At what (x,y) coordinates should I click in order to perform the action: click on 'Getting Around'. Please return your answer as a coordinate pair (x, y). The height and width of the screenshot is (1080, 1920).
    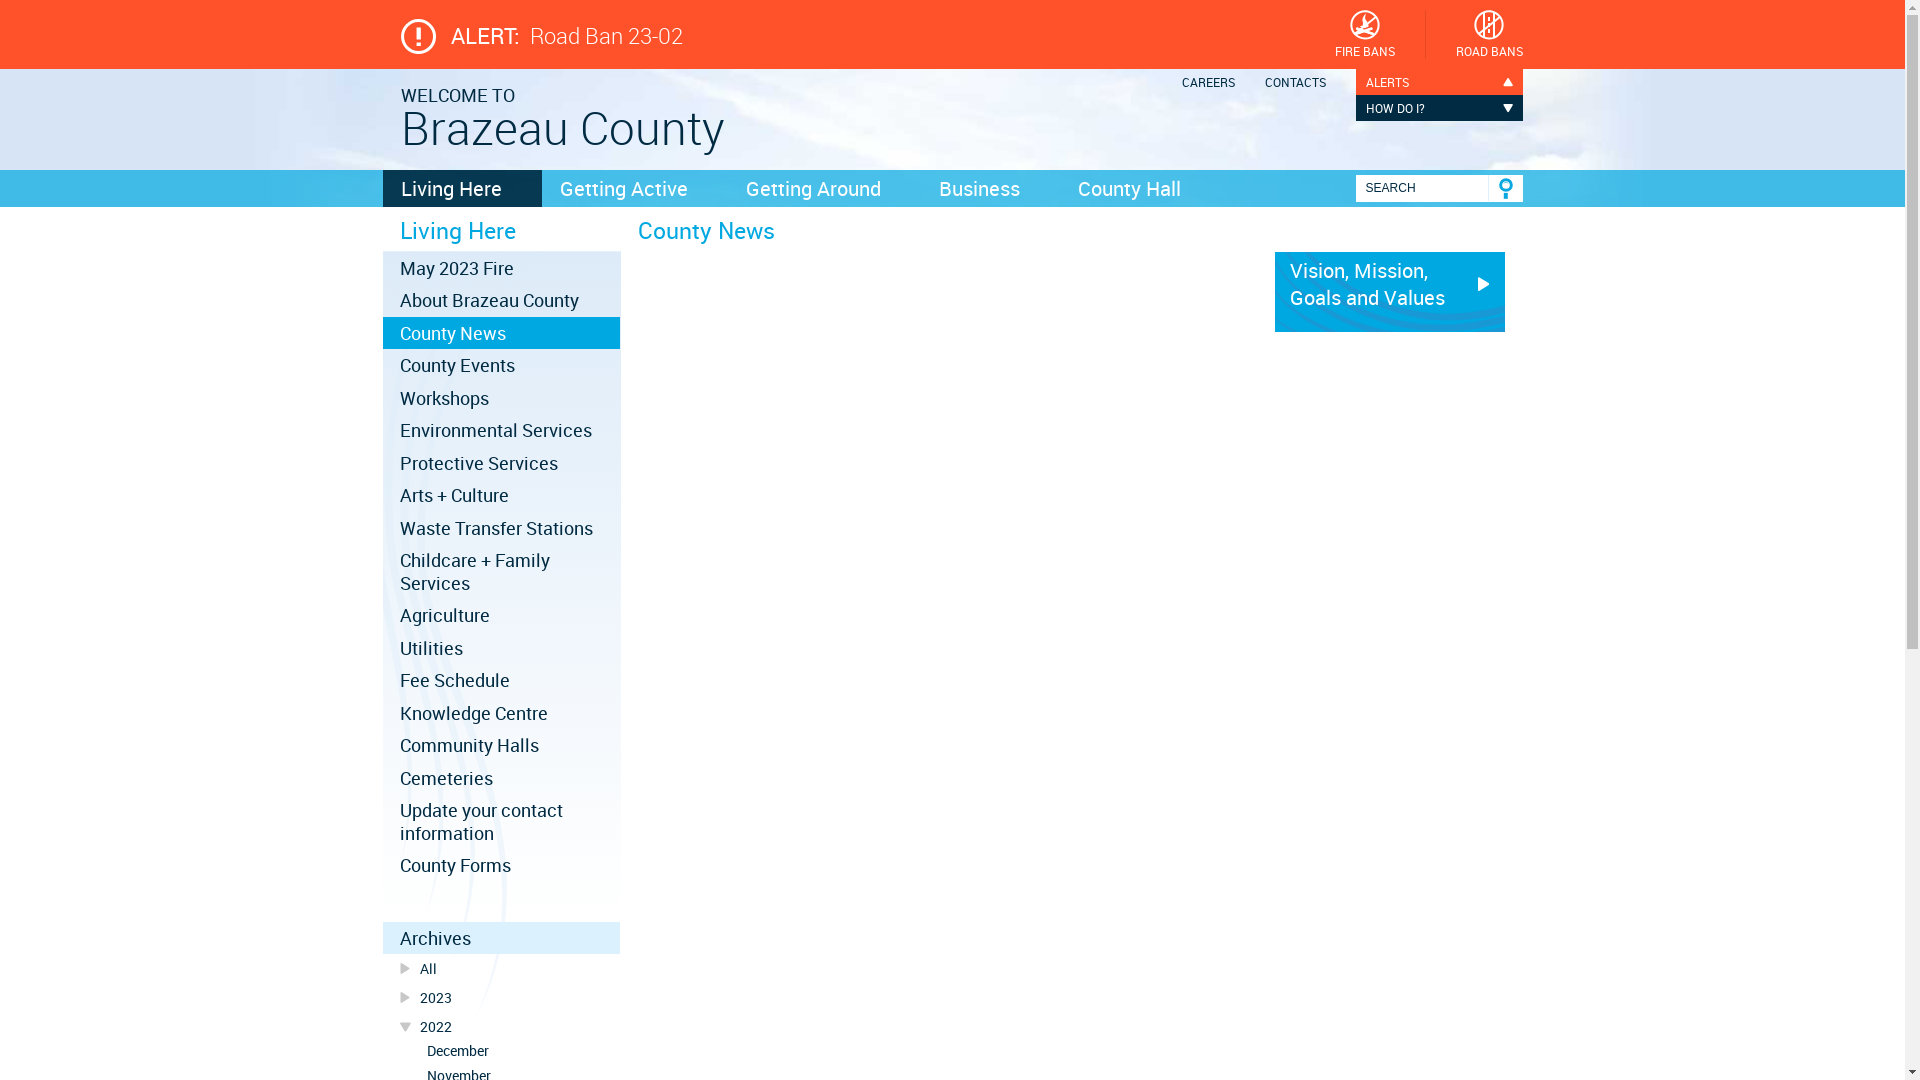
    Looking at the image, I should click on (824, 188).